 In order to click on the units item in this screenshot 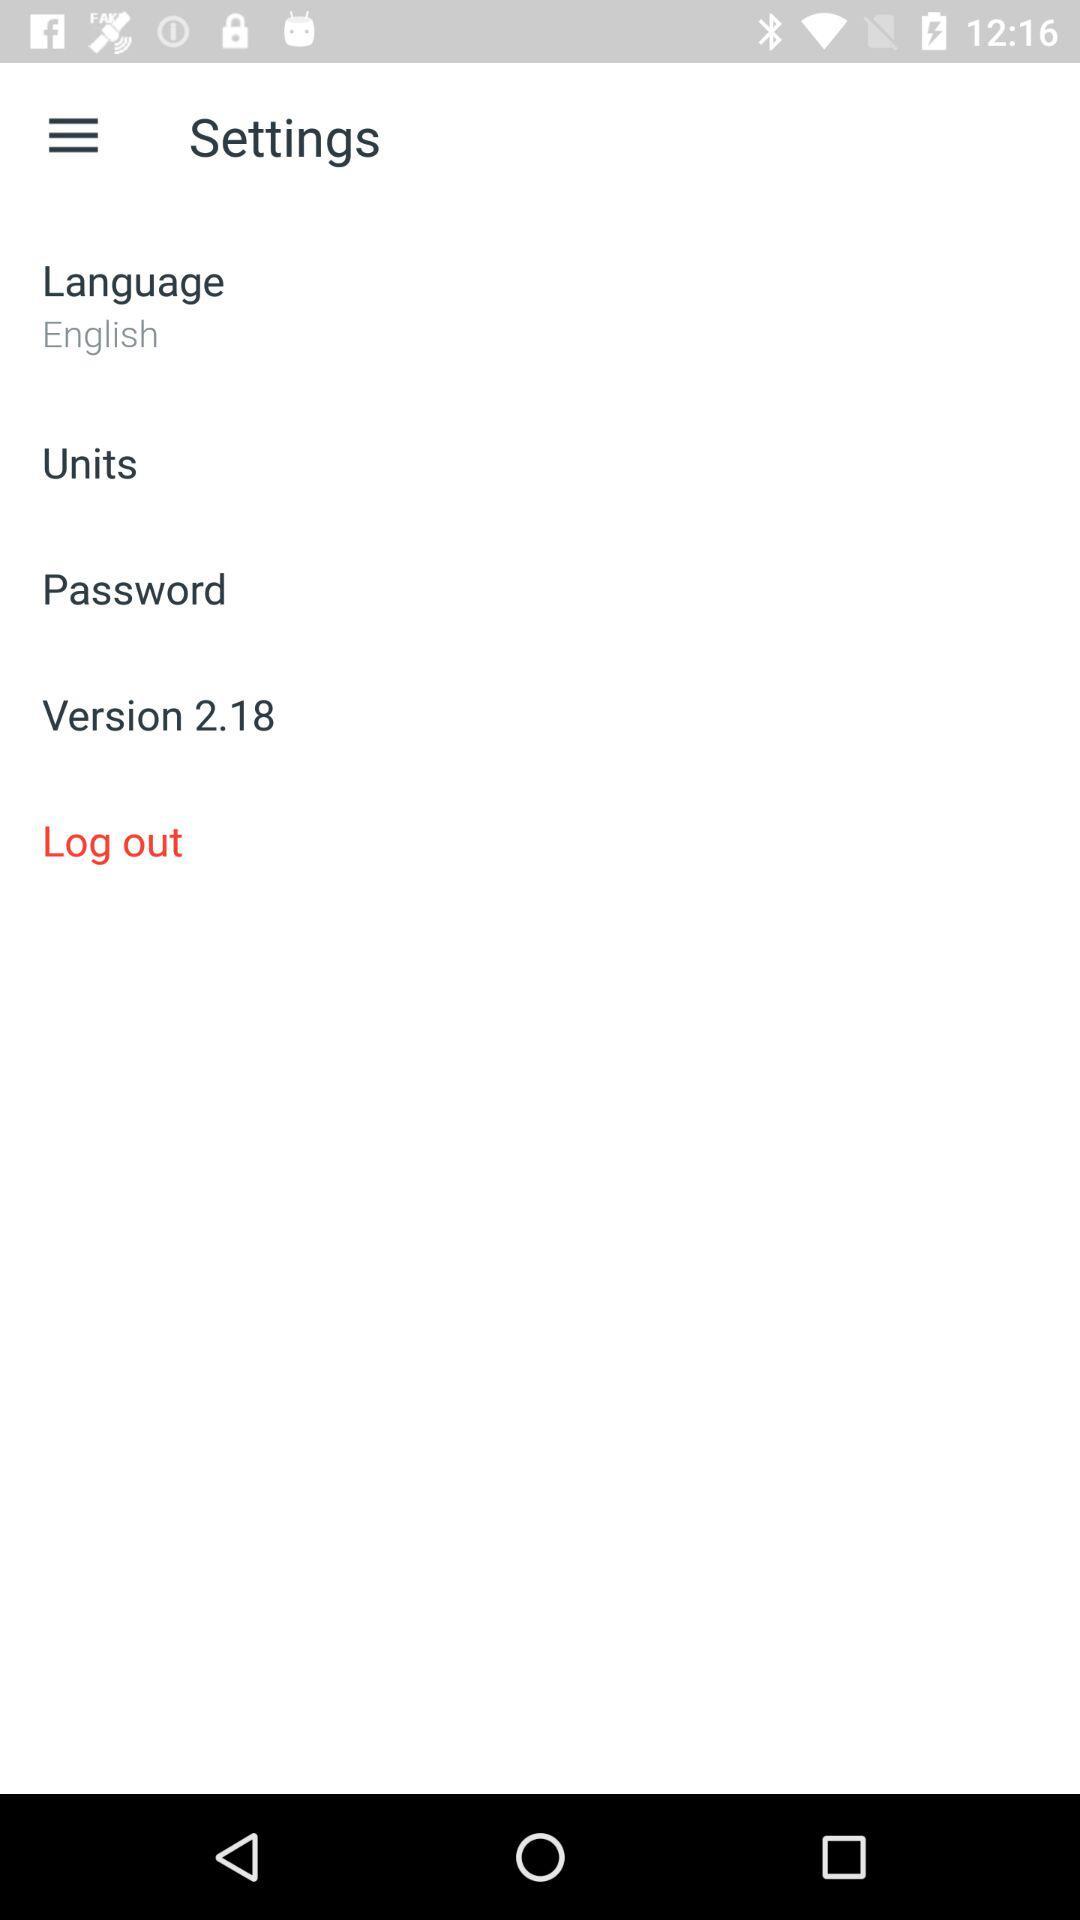, I will do `click(540, 460)`.